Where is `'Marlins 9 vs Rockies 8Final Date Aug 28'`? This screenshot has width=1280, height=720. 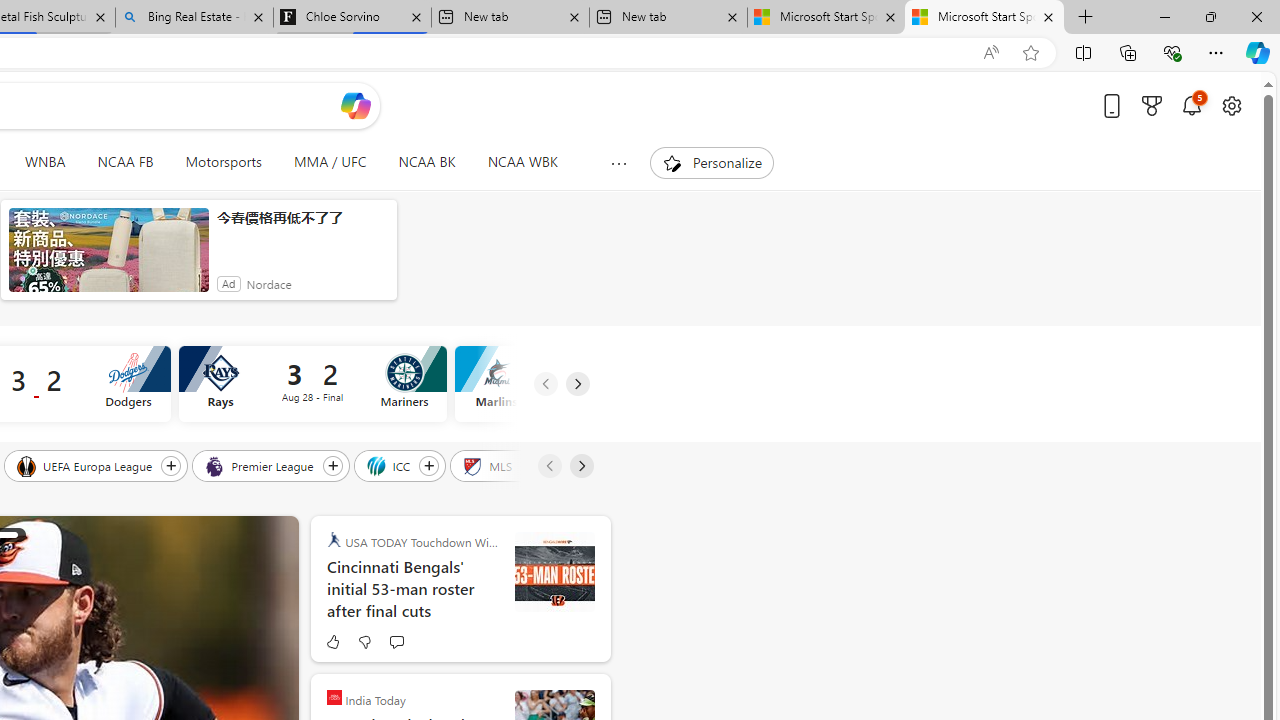
'Marlins 9 vs Rockies 8Final Date Aug 28' is located at coordinates (587, 384).